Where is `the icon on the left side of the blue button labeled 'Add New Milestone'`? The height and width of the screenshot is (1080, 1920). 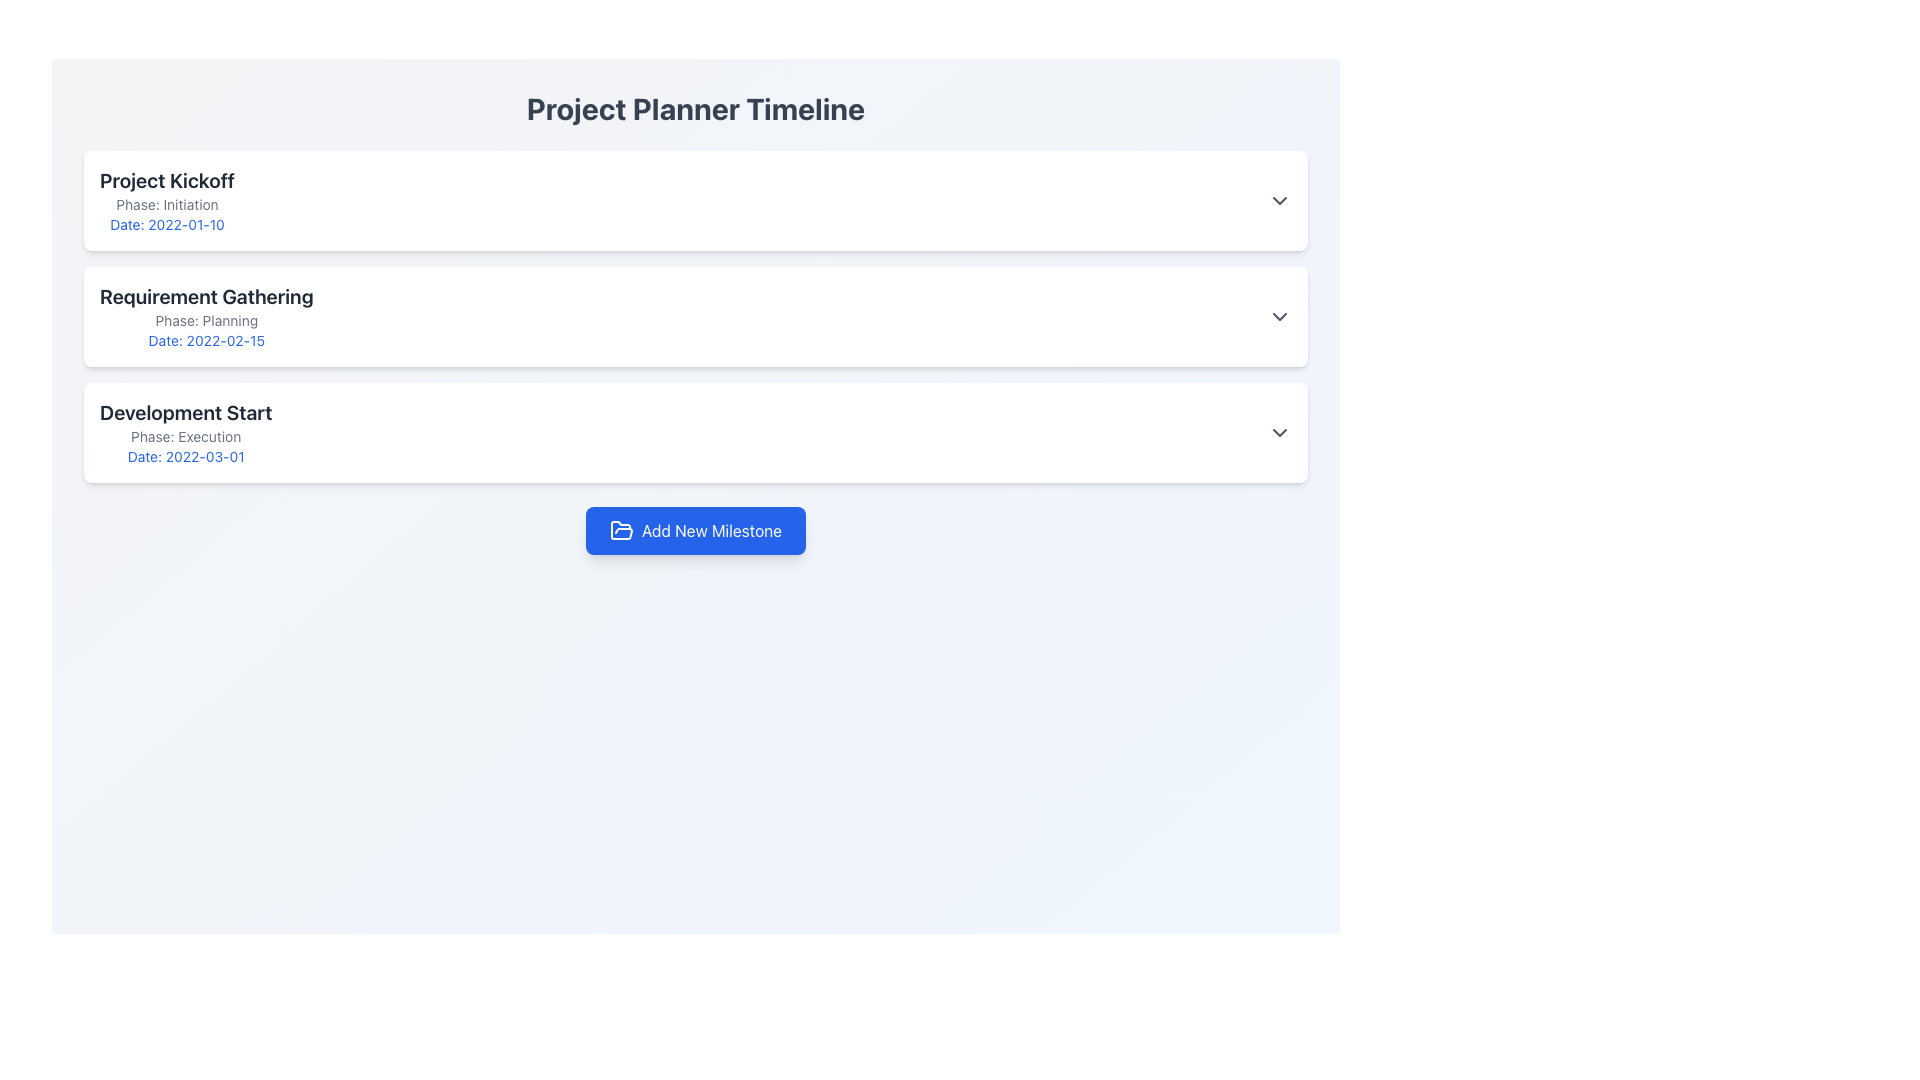
the icon on the left side of the blue button labeled 'Add New Milestone' is located at coordinates (620, 530).